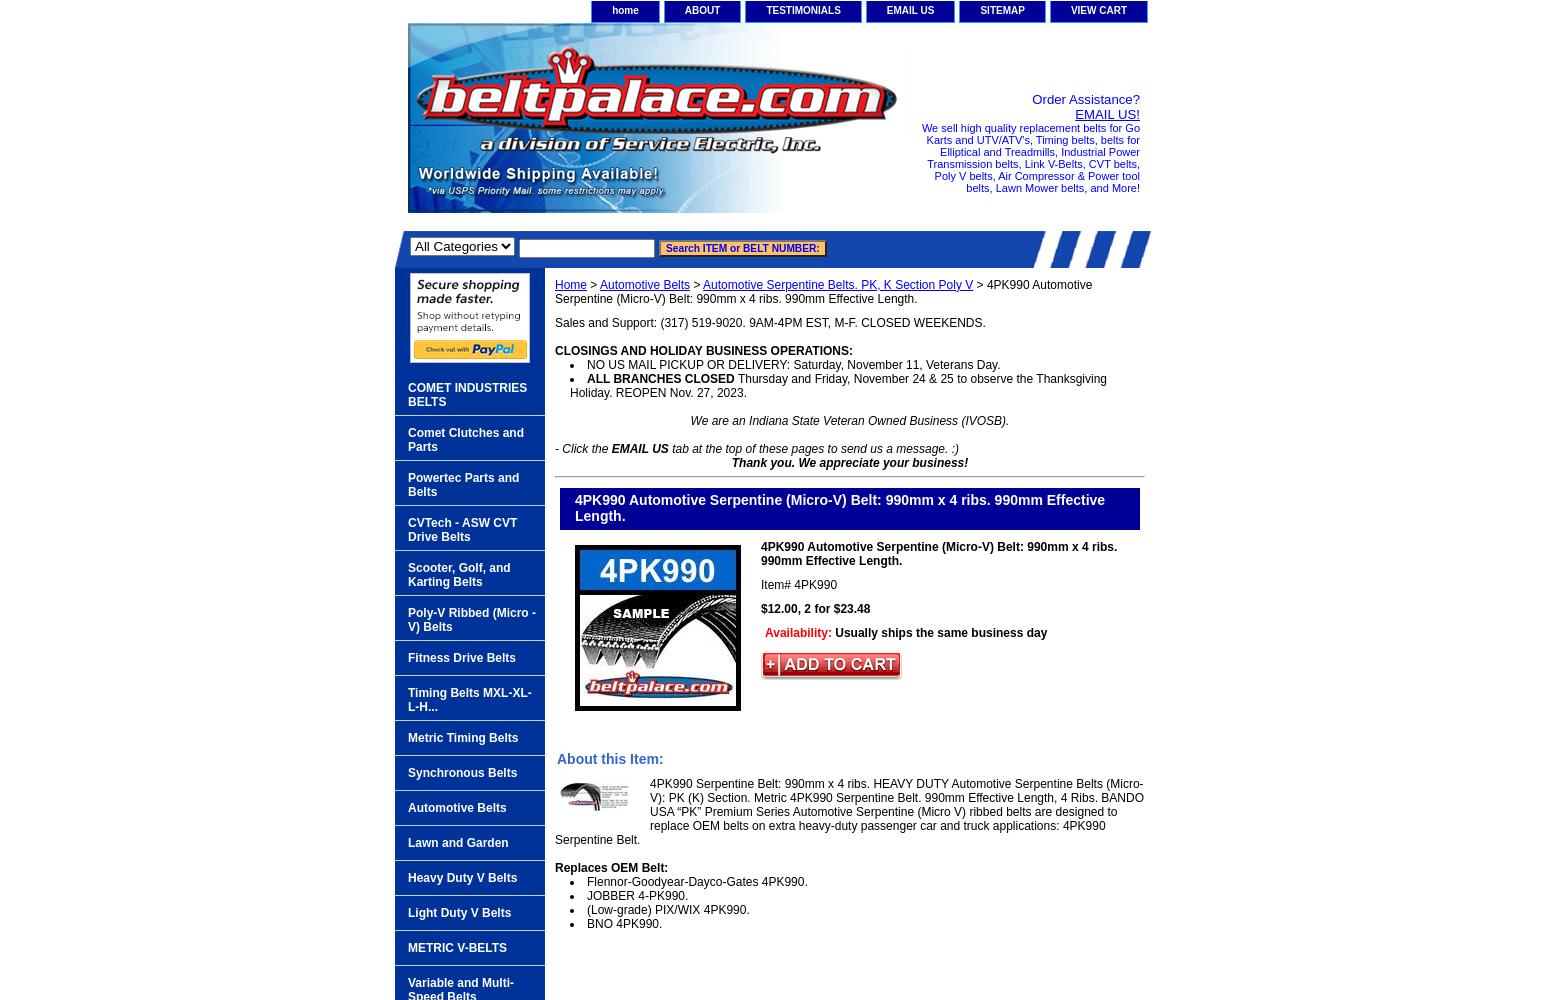 The height and width of the screenshot is (1000, 1550). Describe the element at coordinates (463, 483) in the screenshot. I see `'Powertec Parts and Belts'` at that location.